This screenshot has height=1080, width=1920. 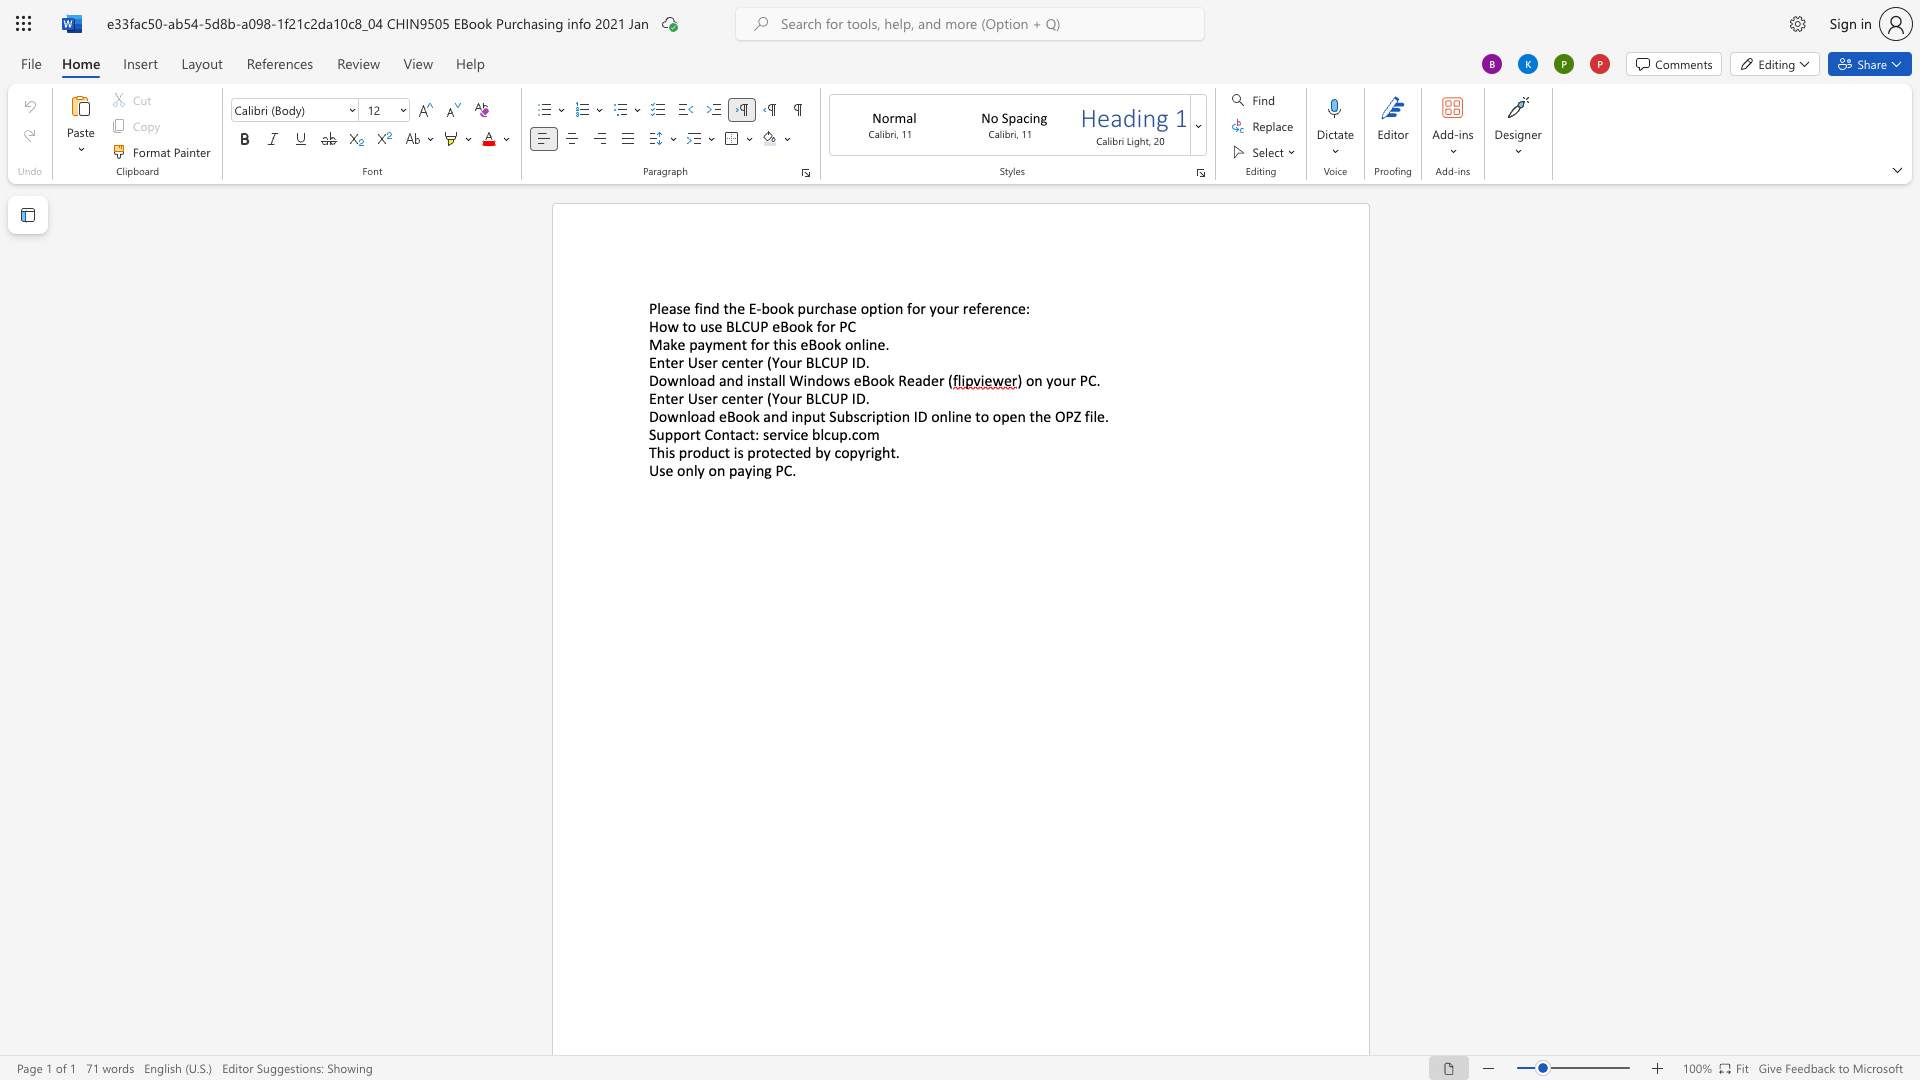 What do you see at coordinates (740, 325) in the screenshot?
I see `the subset text "CUP eBook fo" within the text "How to use BLCUP eBook for PC"` at bounding box center [740, 325].